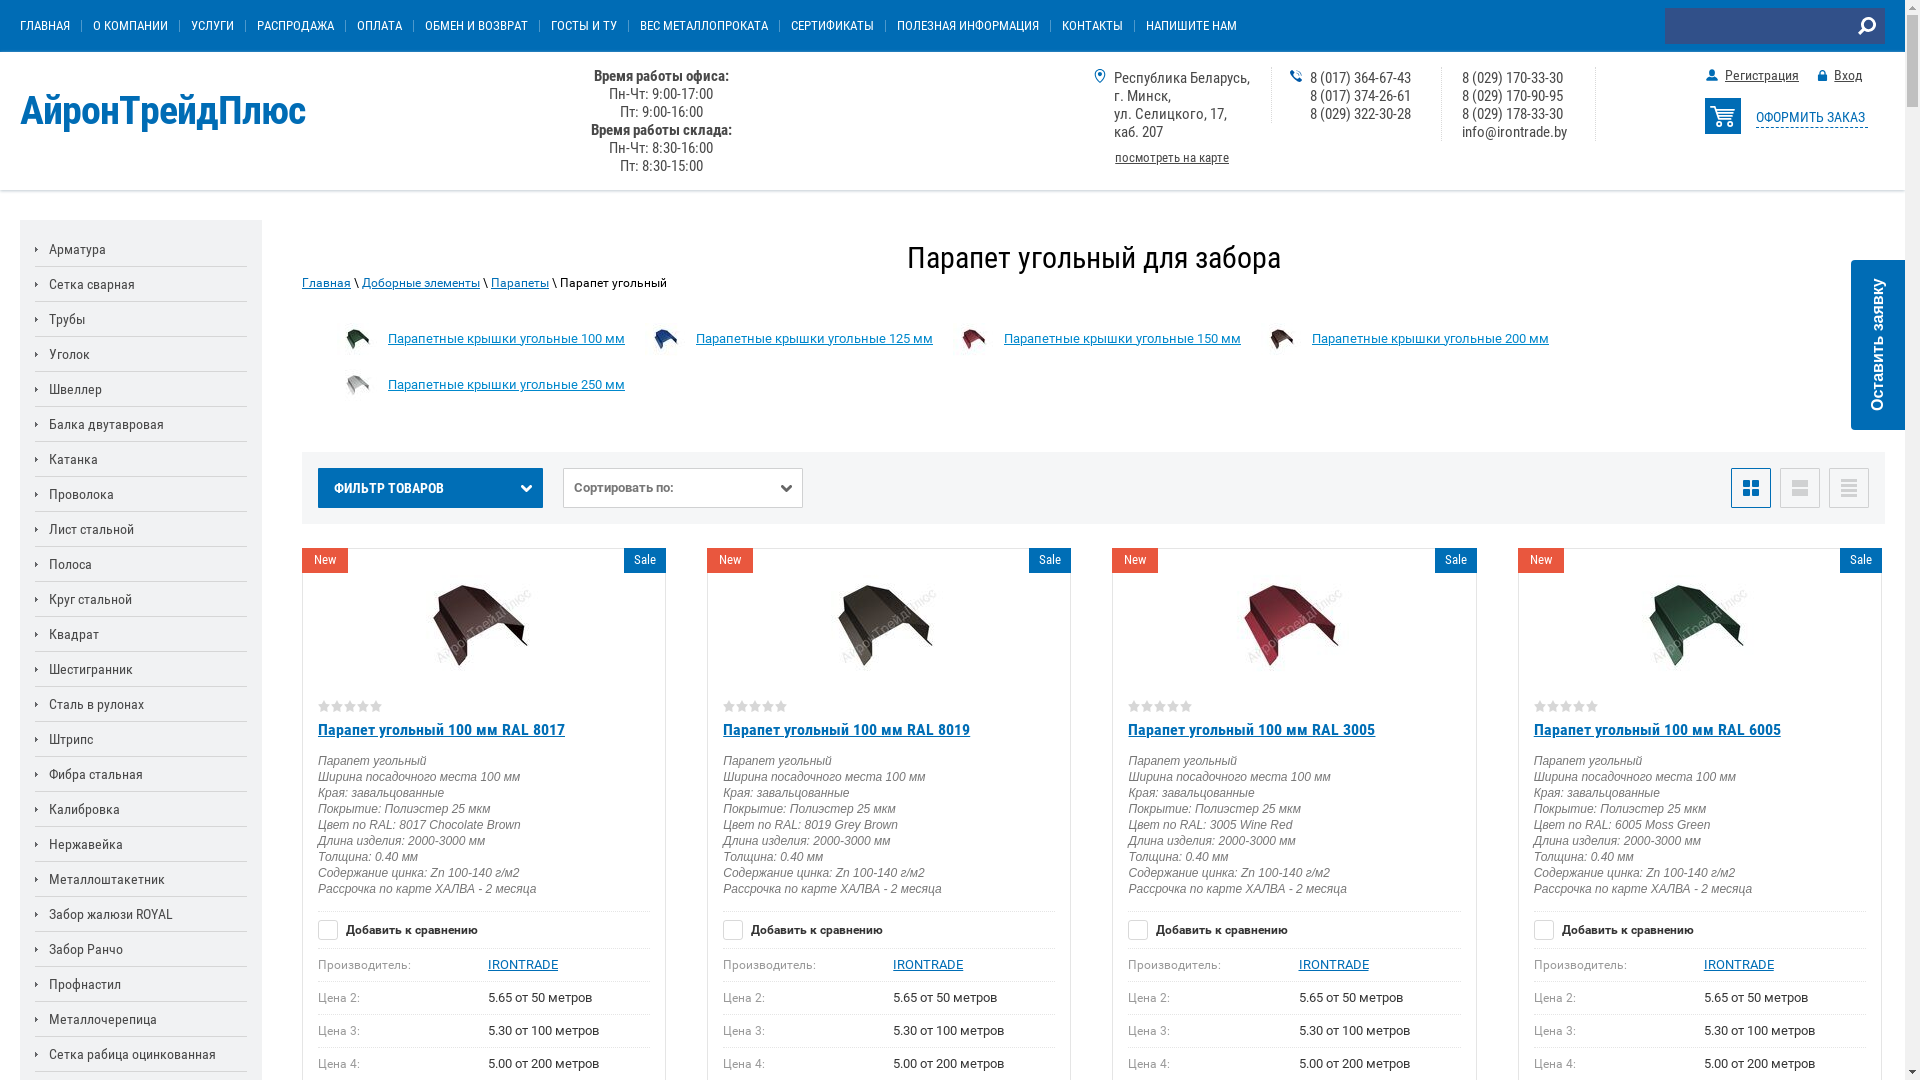 This screenshot has height=1080, width=1920. I want to click on '8 (029) 322-30-28', so click(1360, 114).